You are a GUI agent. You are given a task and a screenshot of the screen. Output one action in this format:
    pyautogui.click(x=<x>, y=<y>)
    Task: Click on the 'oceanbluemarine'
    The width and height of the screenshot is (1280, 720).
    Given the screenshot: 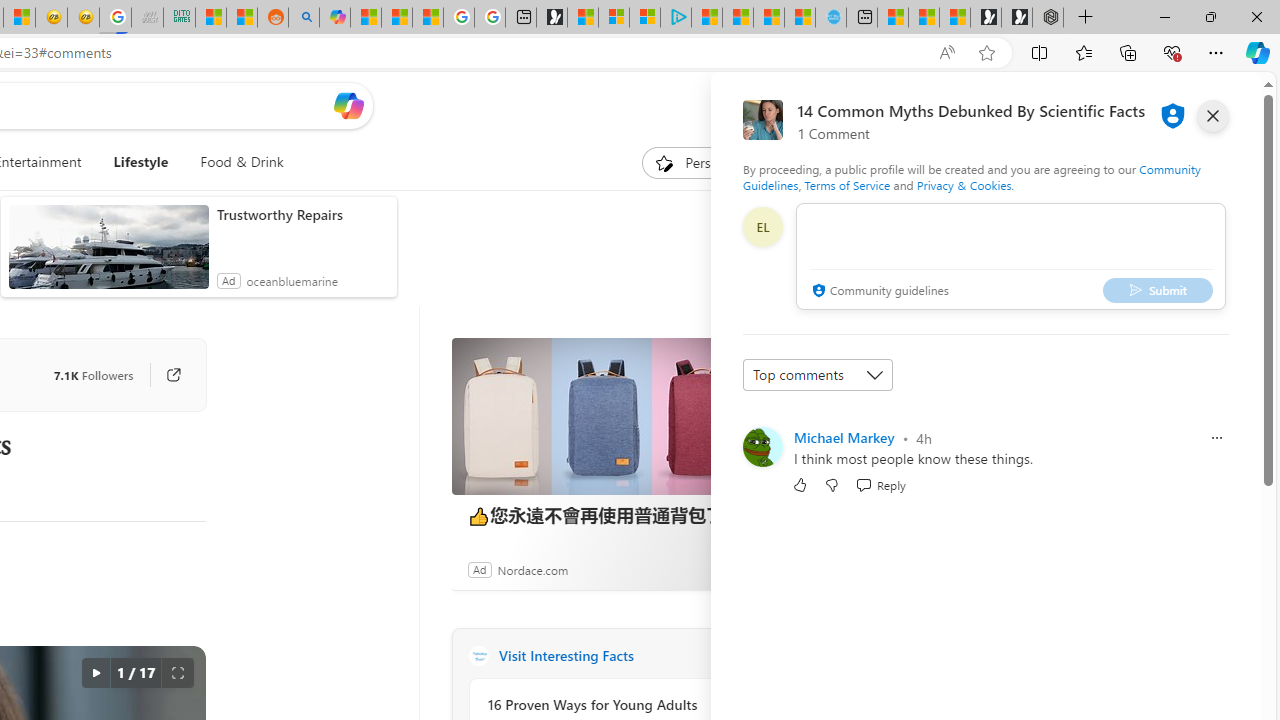 What is the action you would take?
    pyautogui.click(x=290, y=280)
    